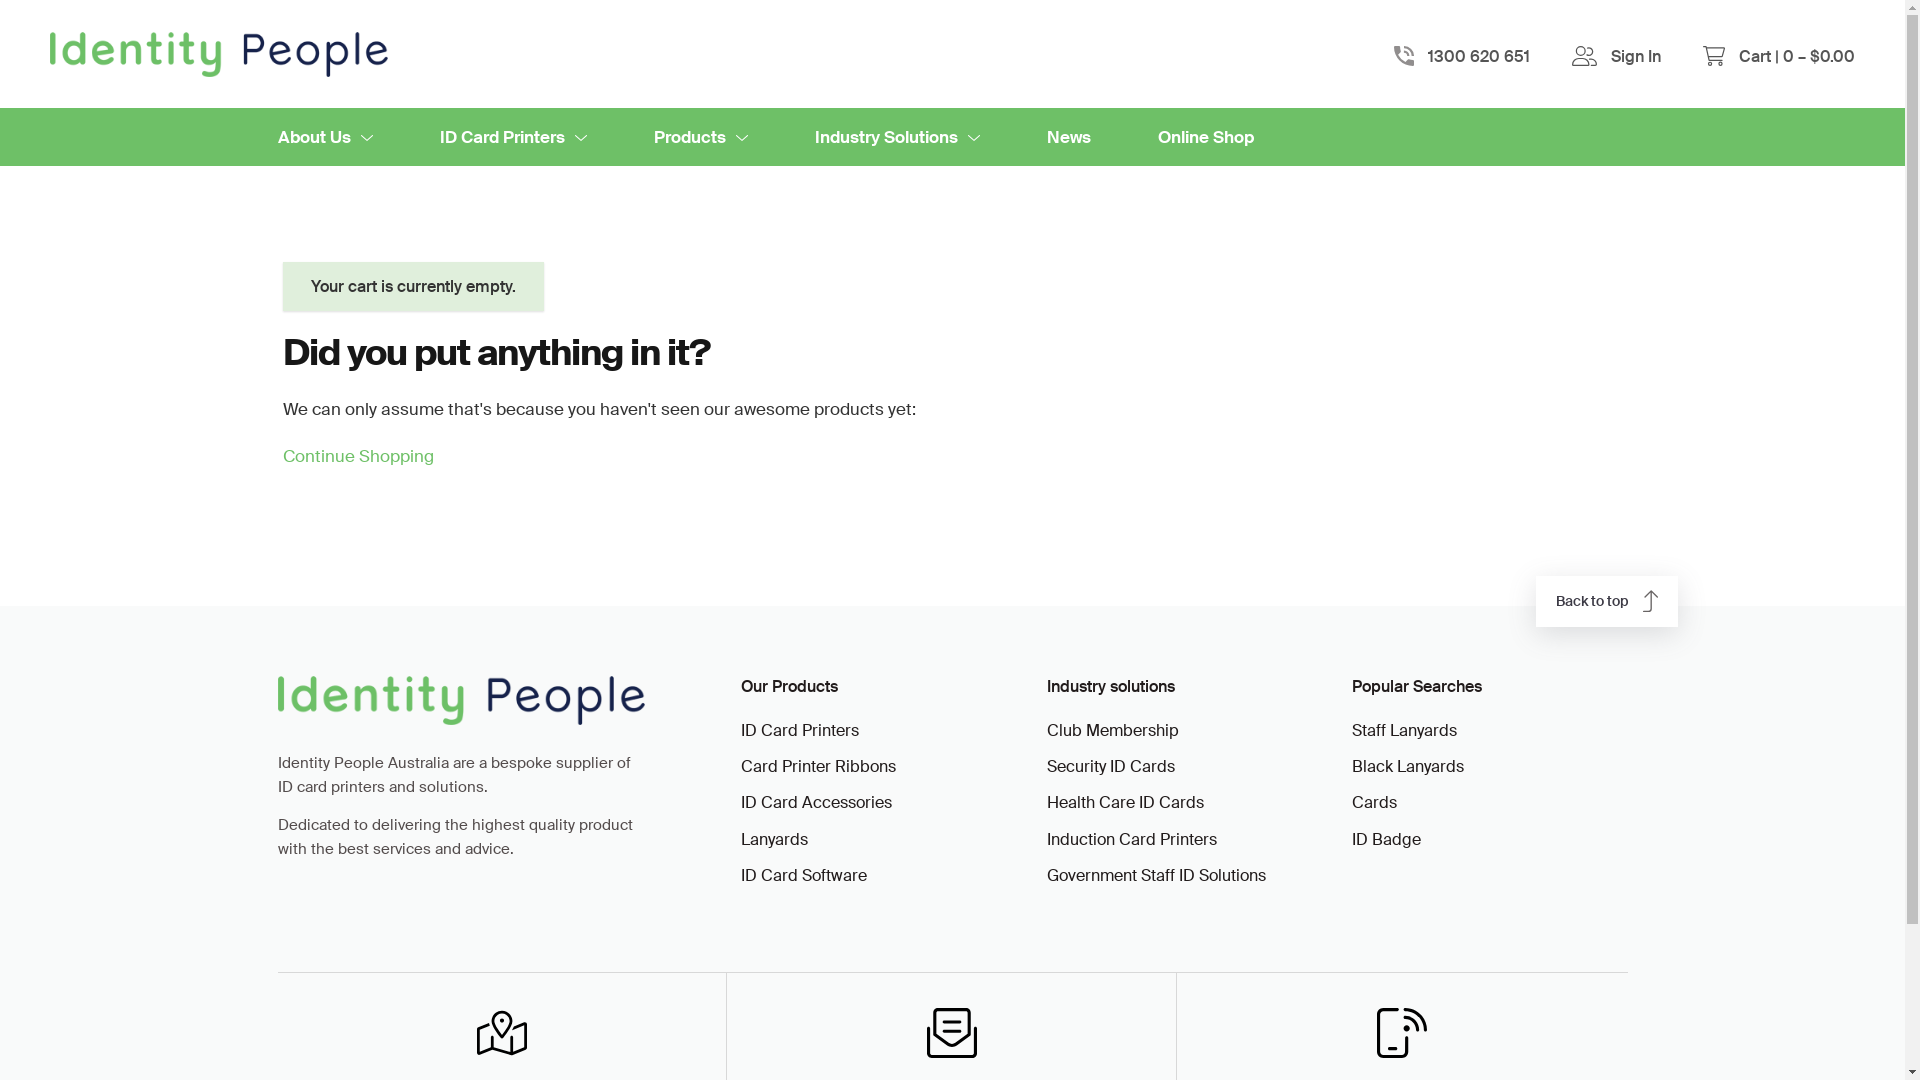 This screenshot has width=1920, height=1080. Describe the element at coordinates (1067, 136) in the screenshot. I see `'News'` at that location.